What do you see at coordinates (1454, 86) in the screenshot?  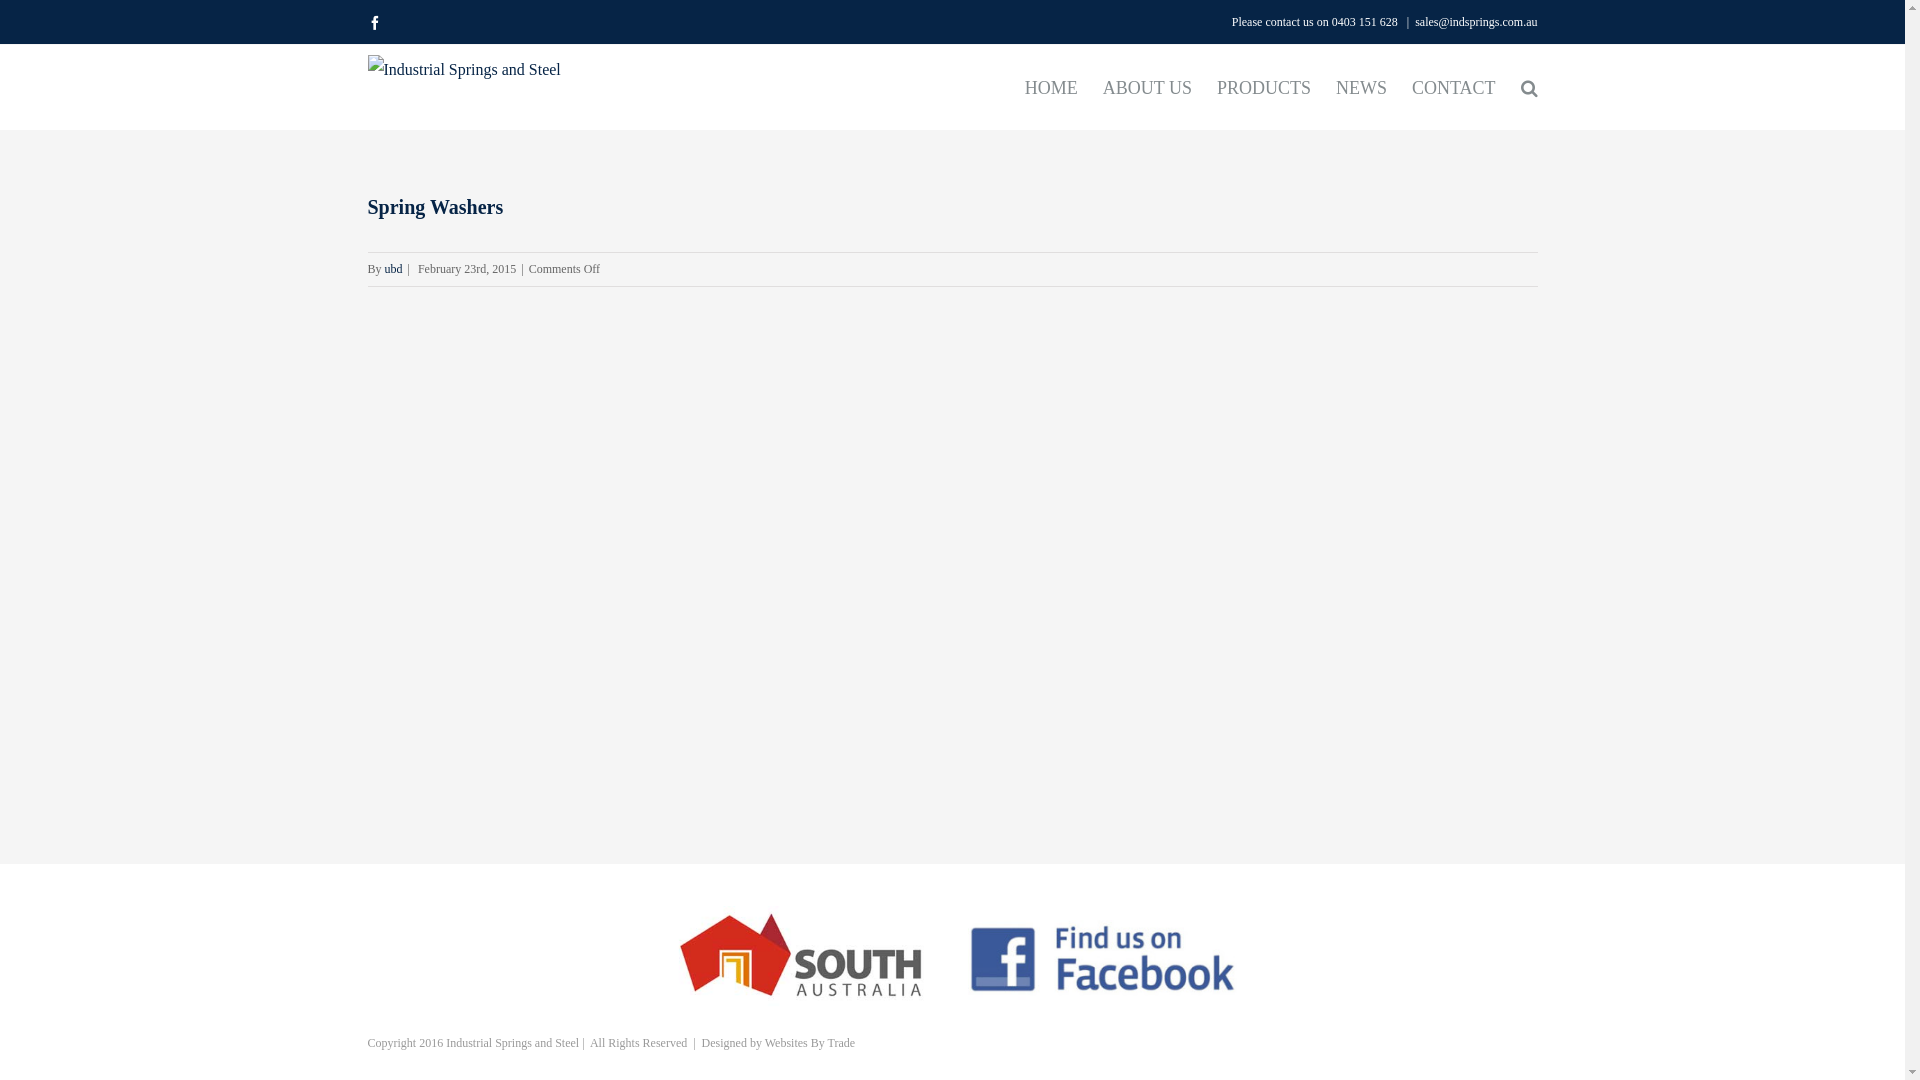 I see `'CONTACT'` at bounding box center [1454, 86].